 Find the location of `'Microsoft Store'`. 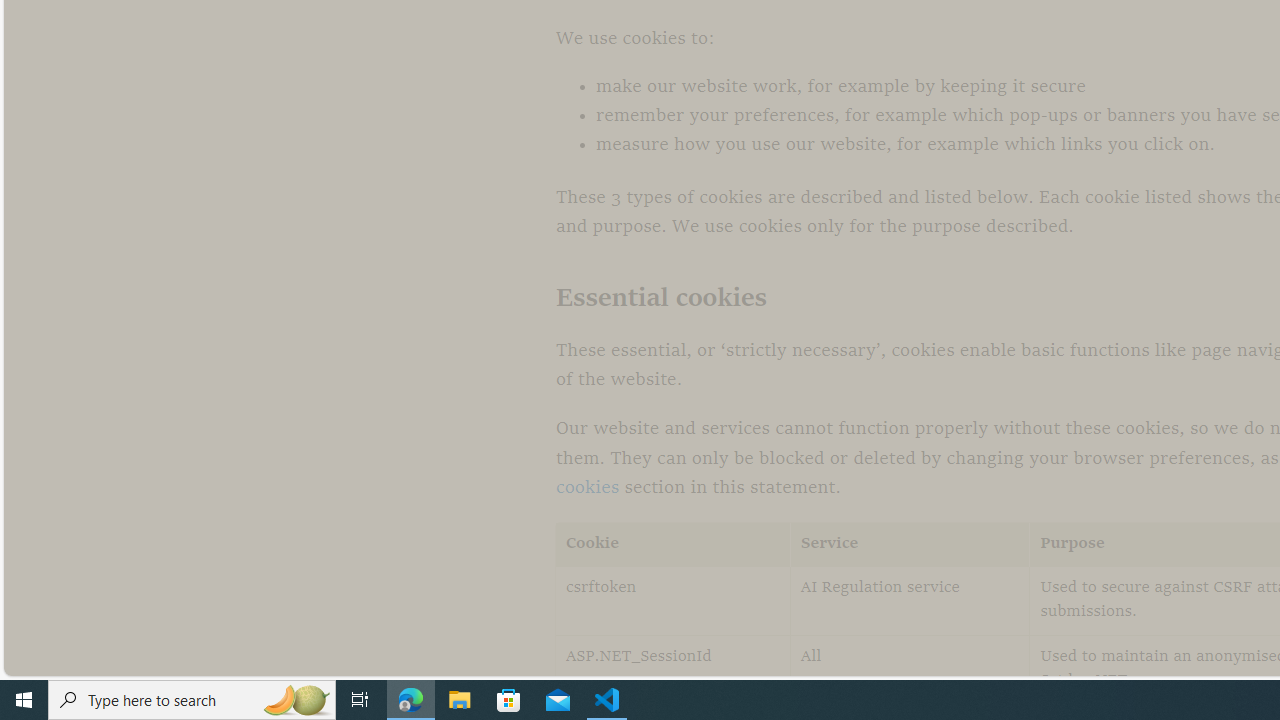

'Microsoft Store' is located at coordinates (509, 698).